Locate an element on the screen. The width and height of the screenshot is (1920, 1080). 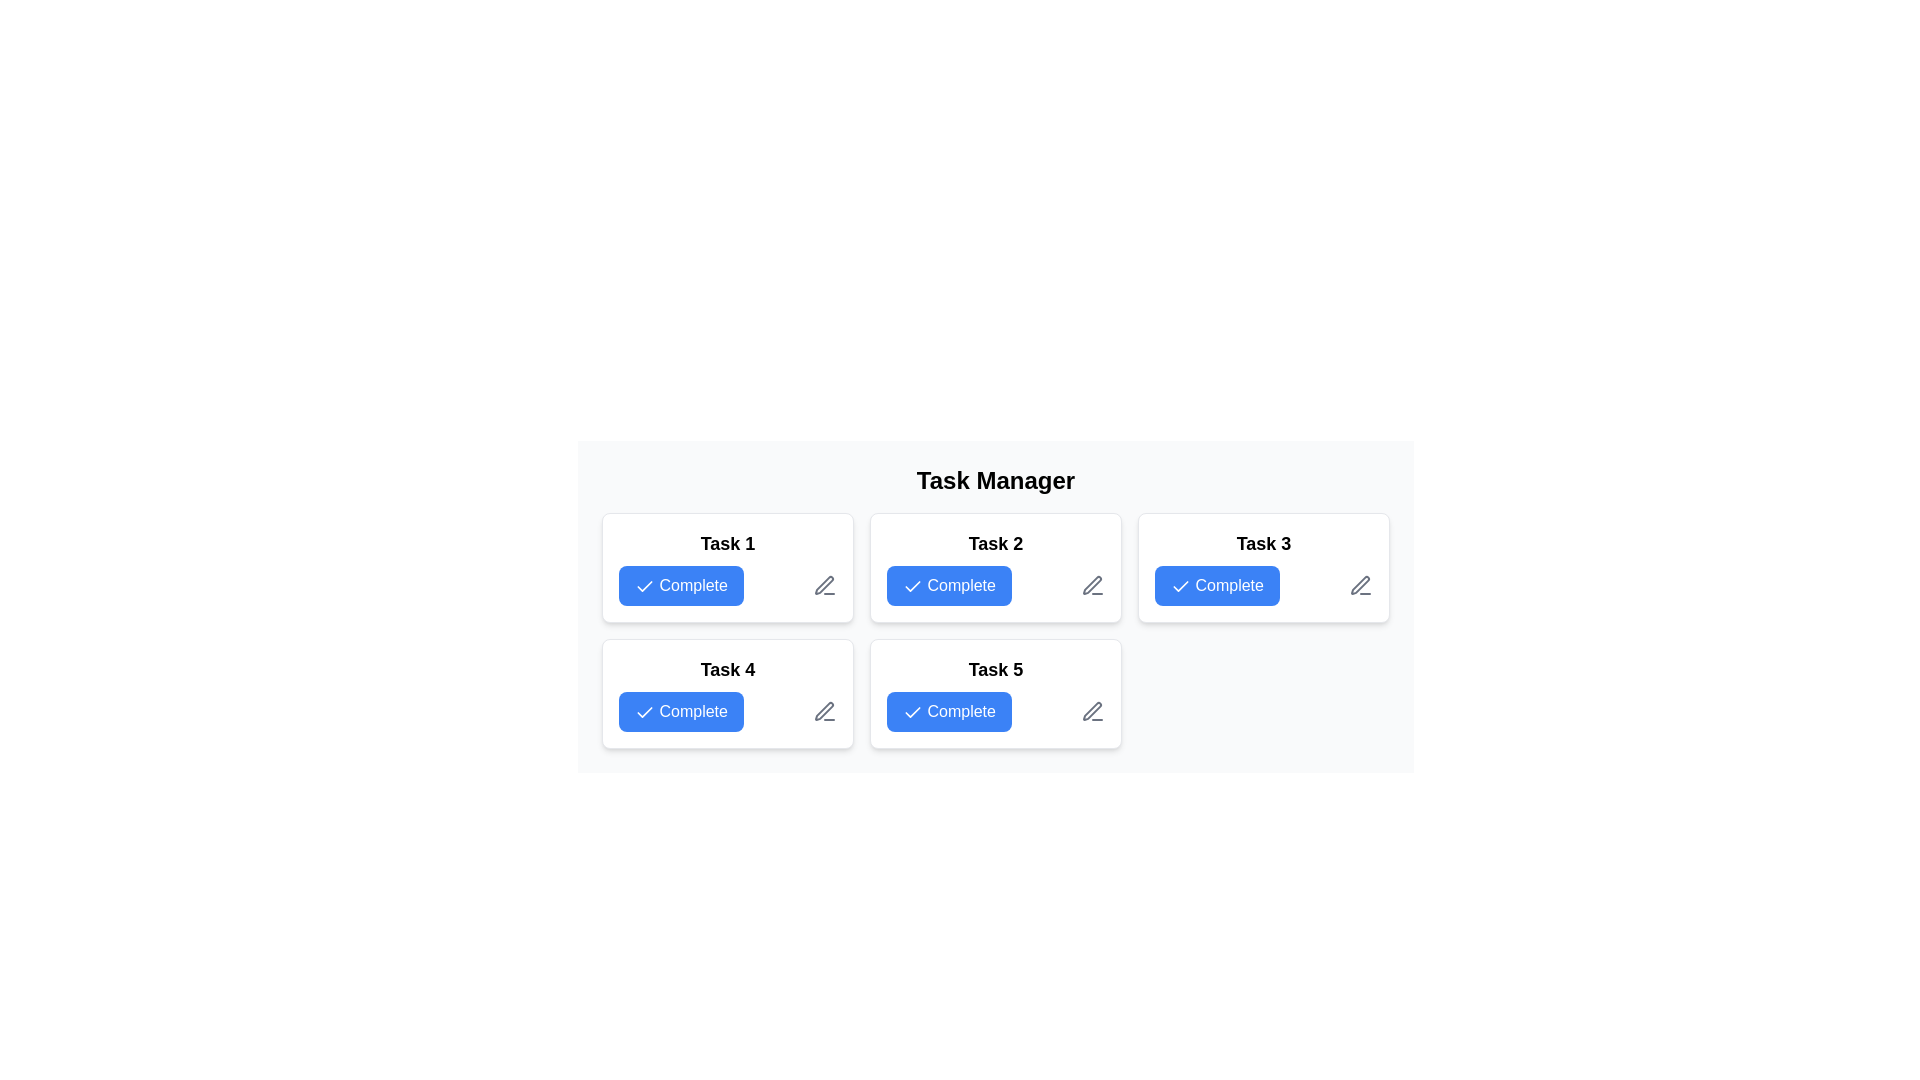
the checkmark icon embedded within the blue 'Complete' button in the 'Task 5' card of the task grid is located at coordinates (911, 711).